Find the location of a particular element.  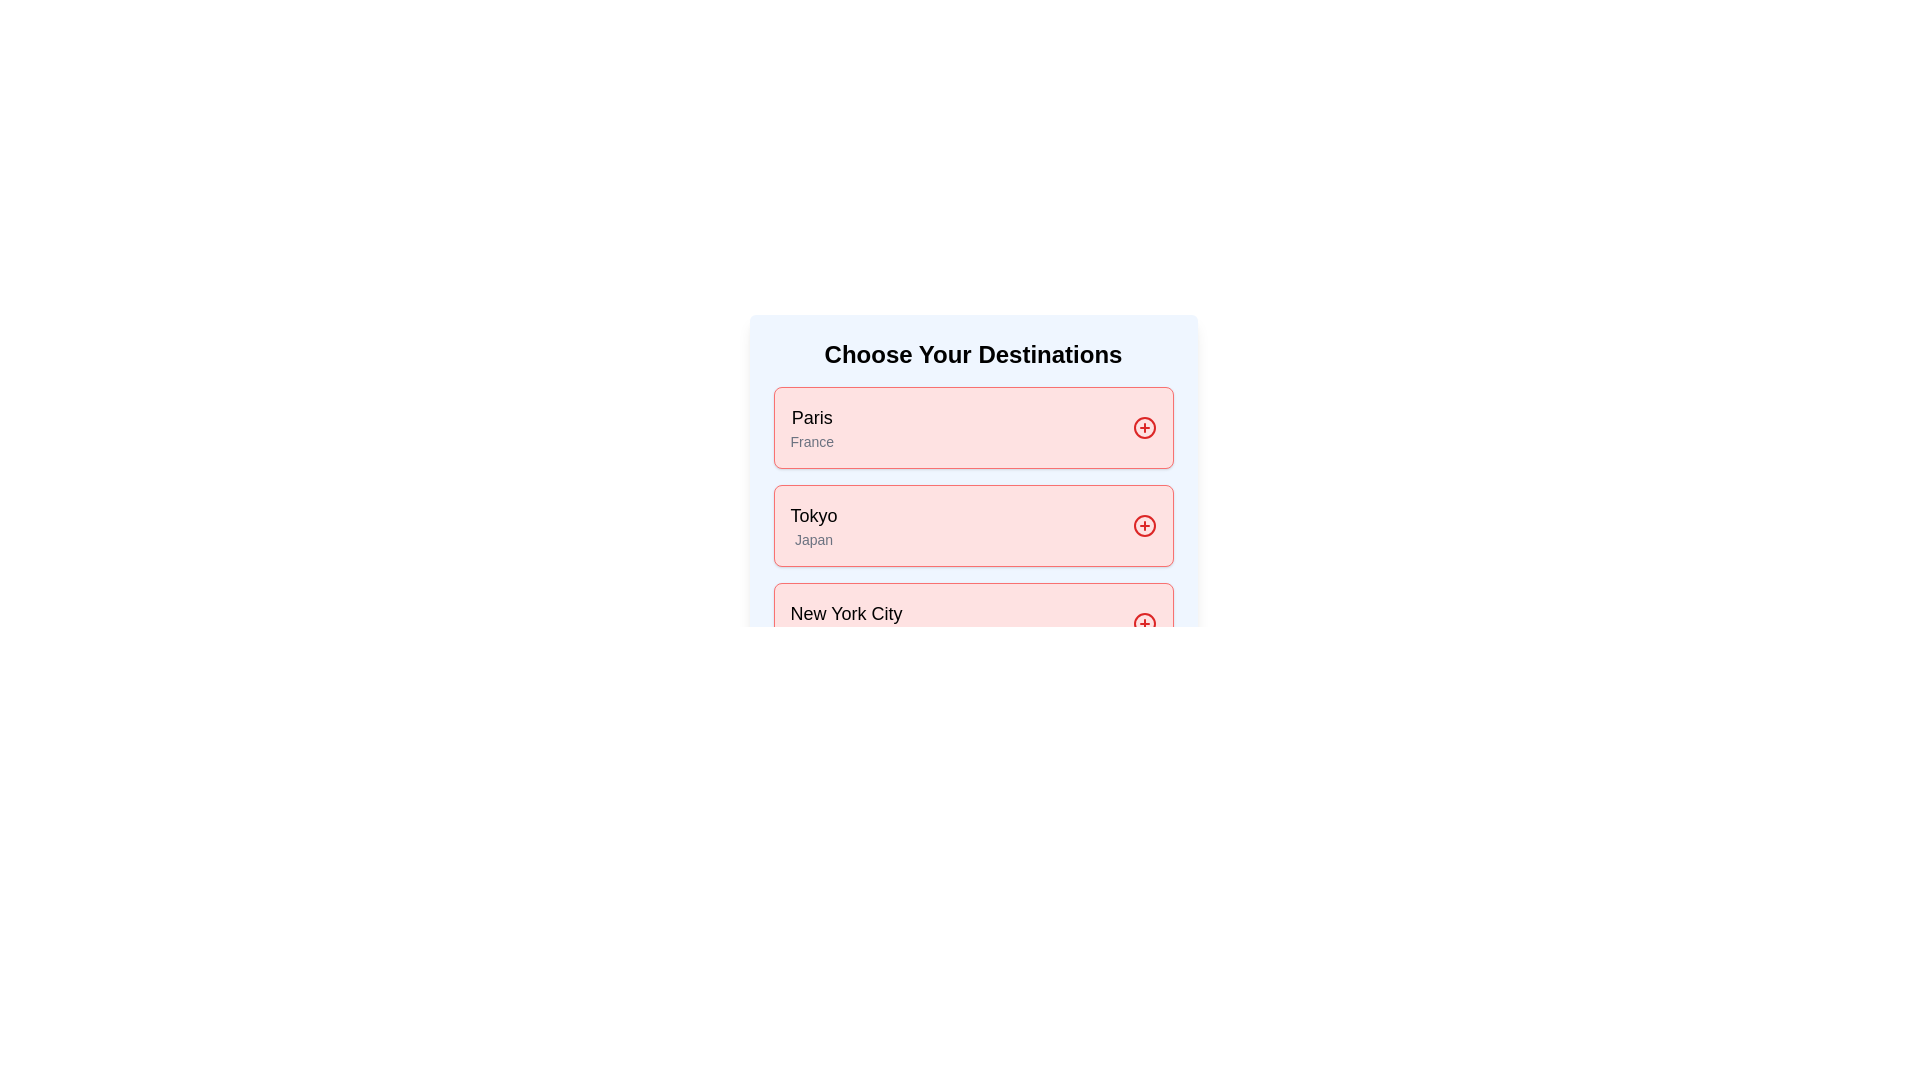

the card labeled 'New York City' which has a light red background and a red border, containing the text 'New York City' at the top and 'USA' underneath, positioned below the 'Tokyo, Japan' card is located at coordinates (973, 623).